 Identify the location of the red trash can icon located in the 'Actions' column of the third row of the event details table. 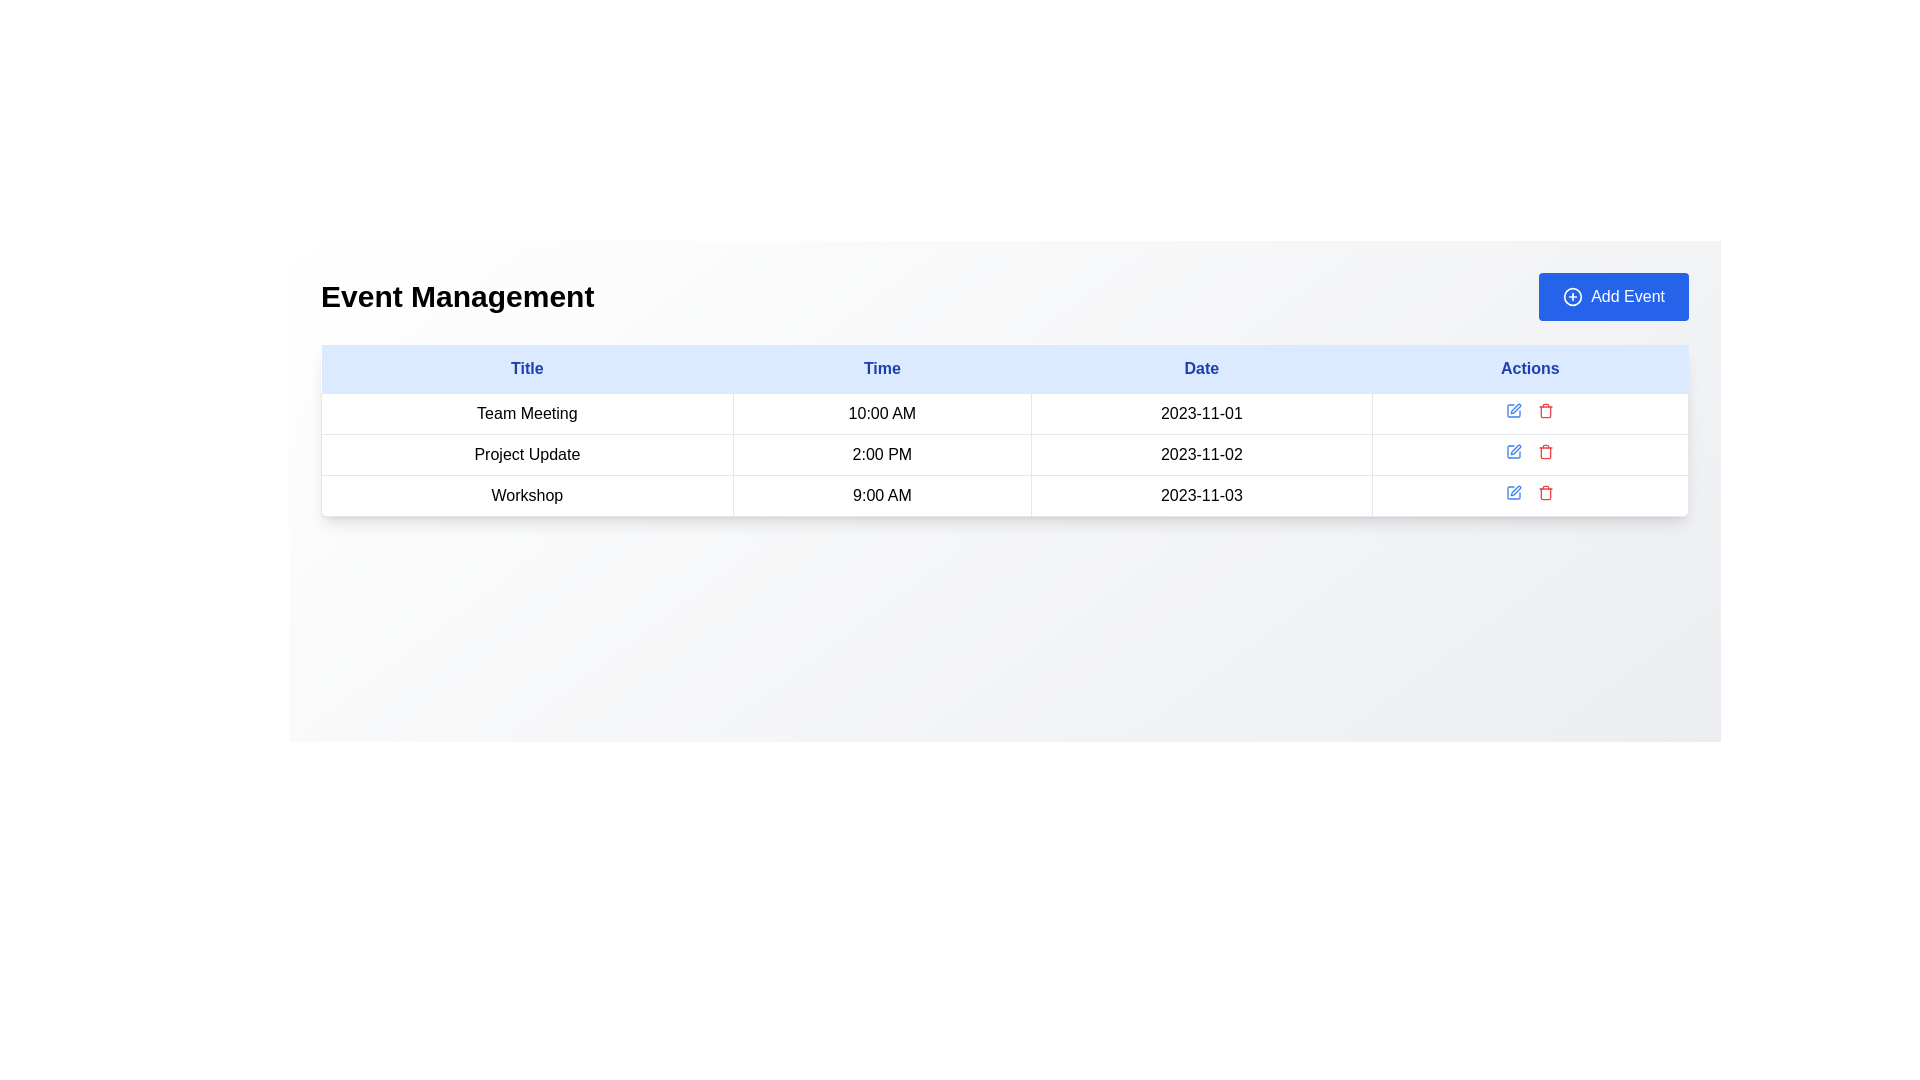
(1545, 493).